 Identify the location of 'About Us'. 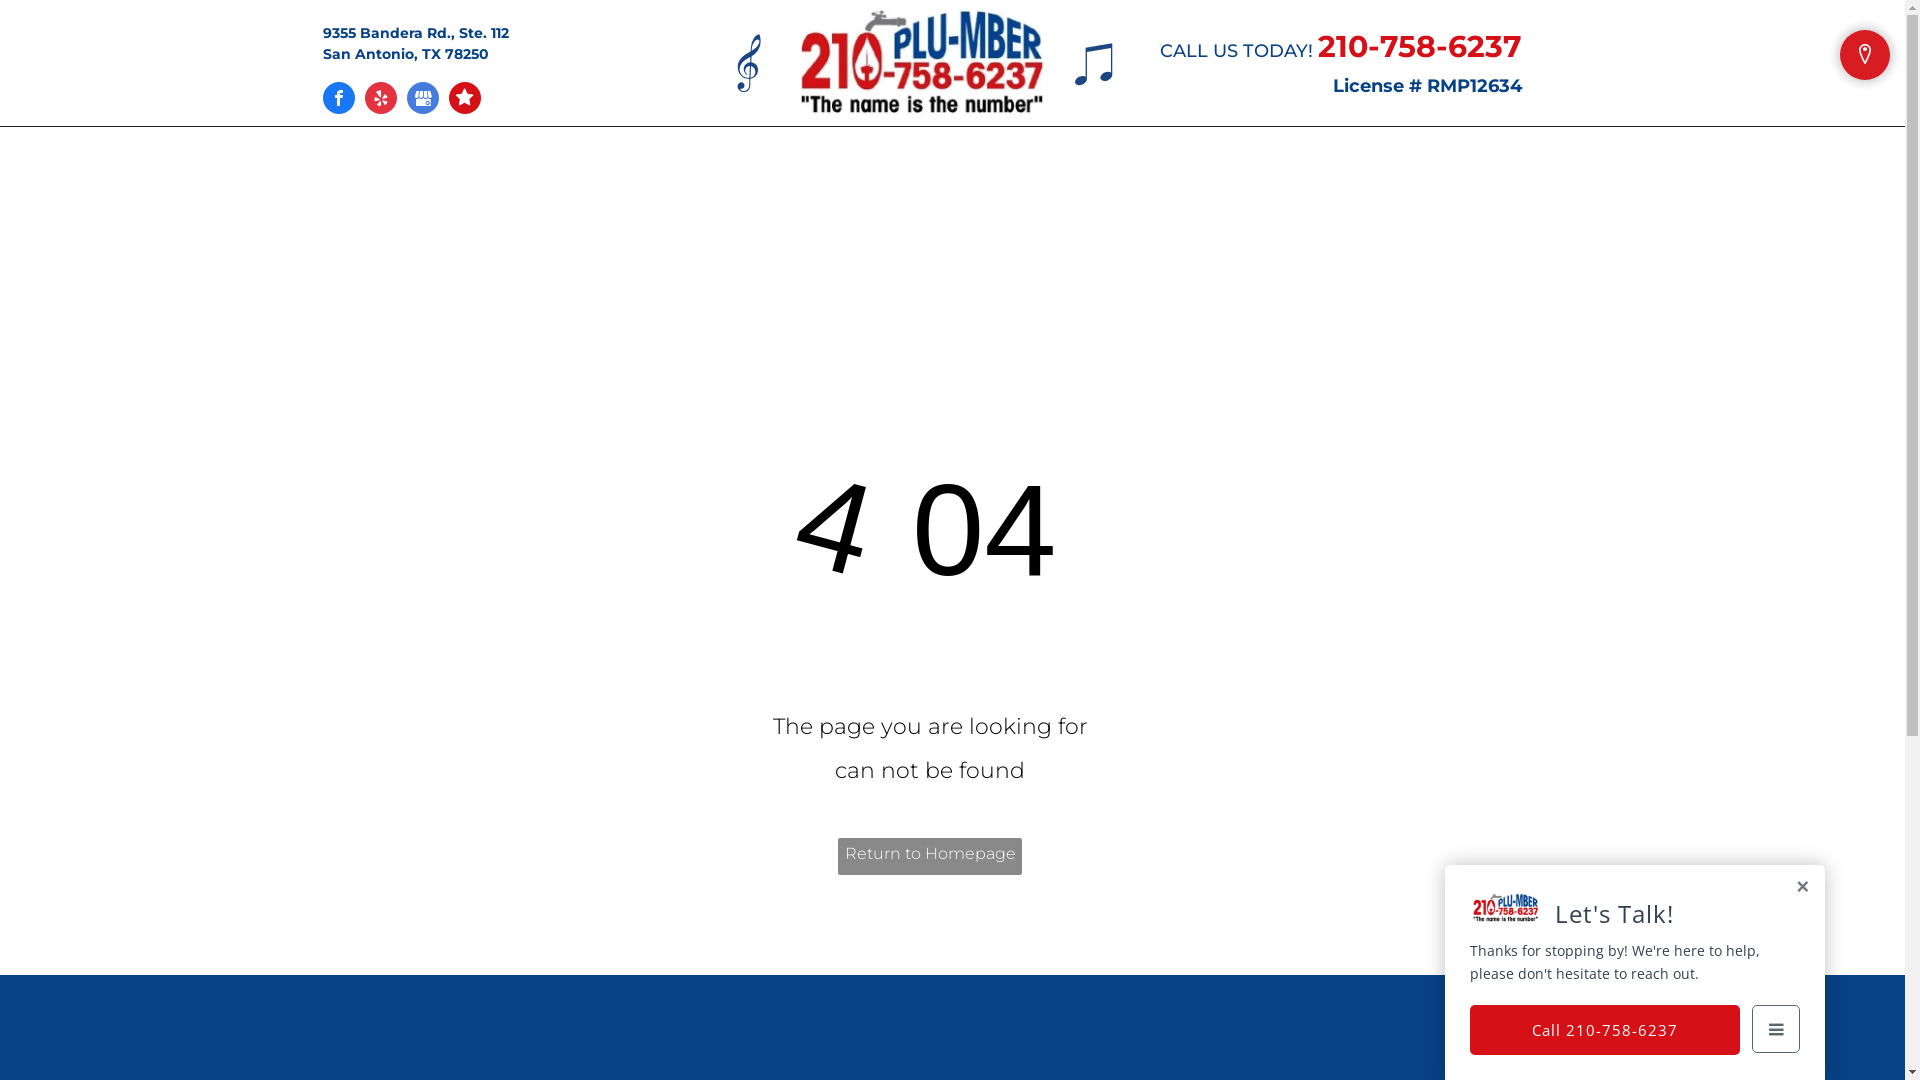
(637, 167).